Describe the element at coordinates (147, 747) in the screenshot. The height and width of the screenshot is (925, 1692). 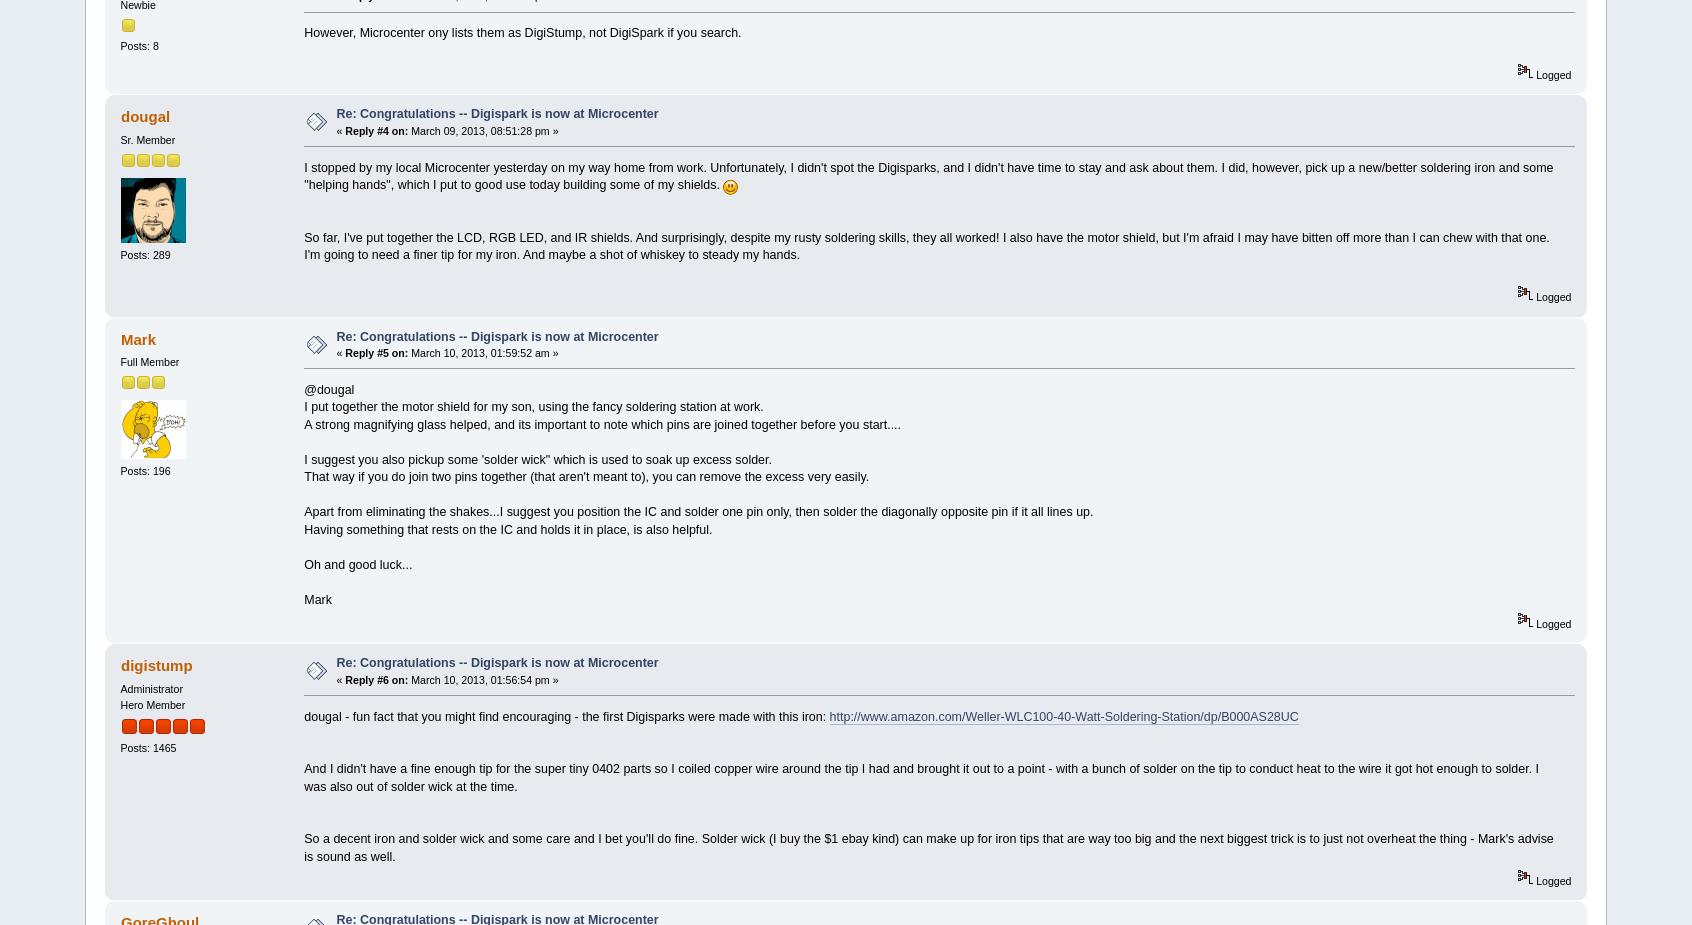
I see `'Posts: 1465'` at that location.